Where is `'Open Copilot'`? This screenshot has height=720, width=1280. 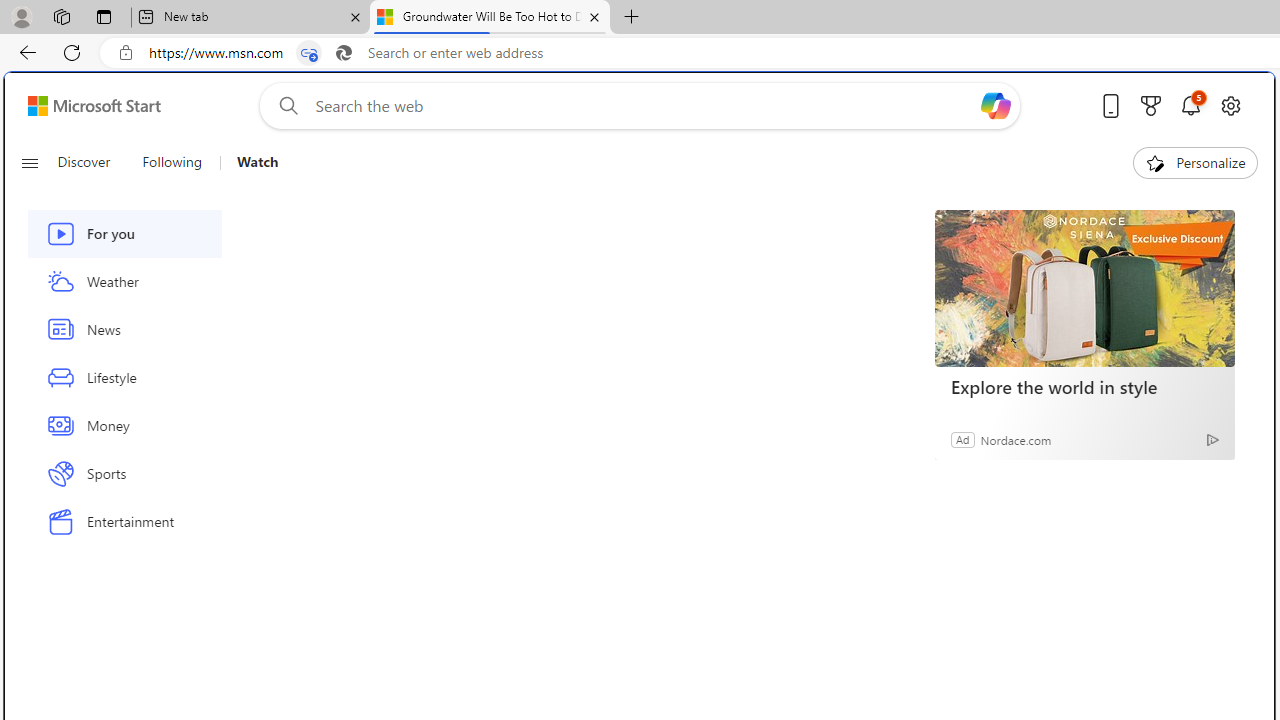
'Open Copilot' is located at coordinates (995, 105).